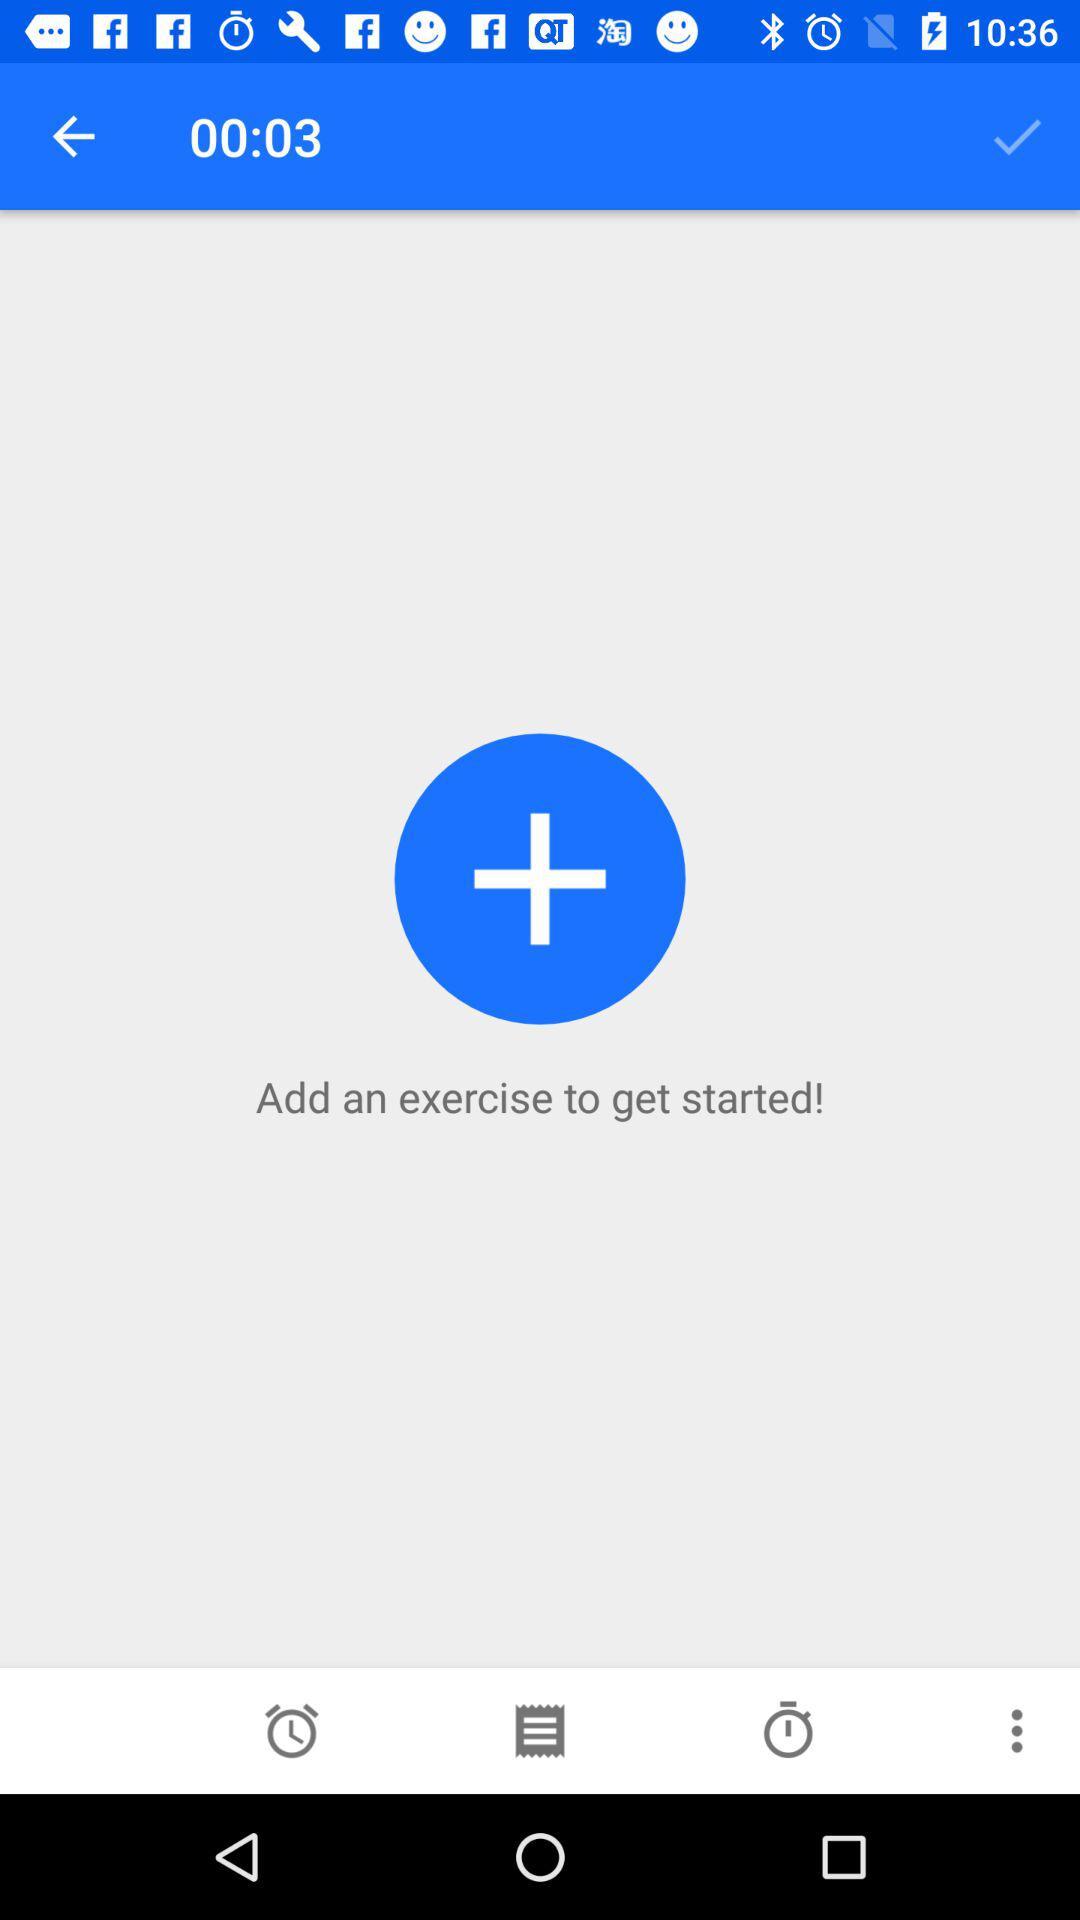  Describe the element at coordinates (538, 1730) in the screenshot. I see `the item below the add an exercise item` at that location.